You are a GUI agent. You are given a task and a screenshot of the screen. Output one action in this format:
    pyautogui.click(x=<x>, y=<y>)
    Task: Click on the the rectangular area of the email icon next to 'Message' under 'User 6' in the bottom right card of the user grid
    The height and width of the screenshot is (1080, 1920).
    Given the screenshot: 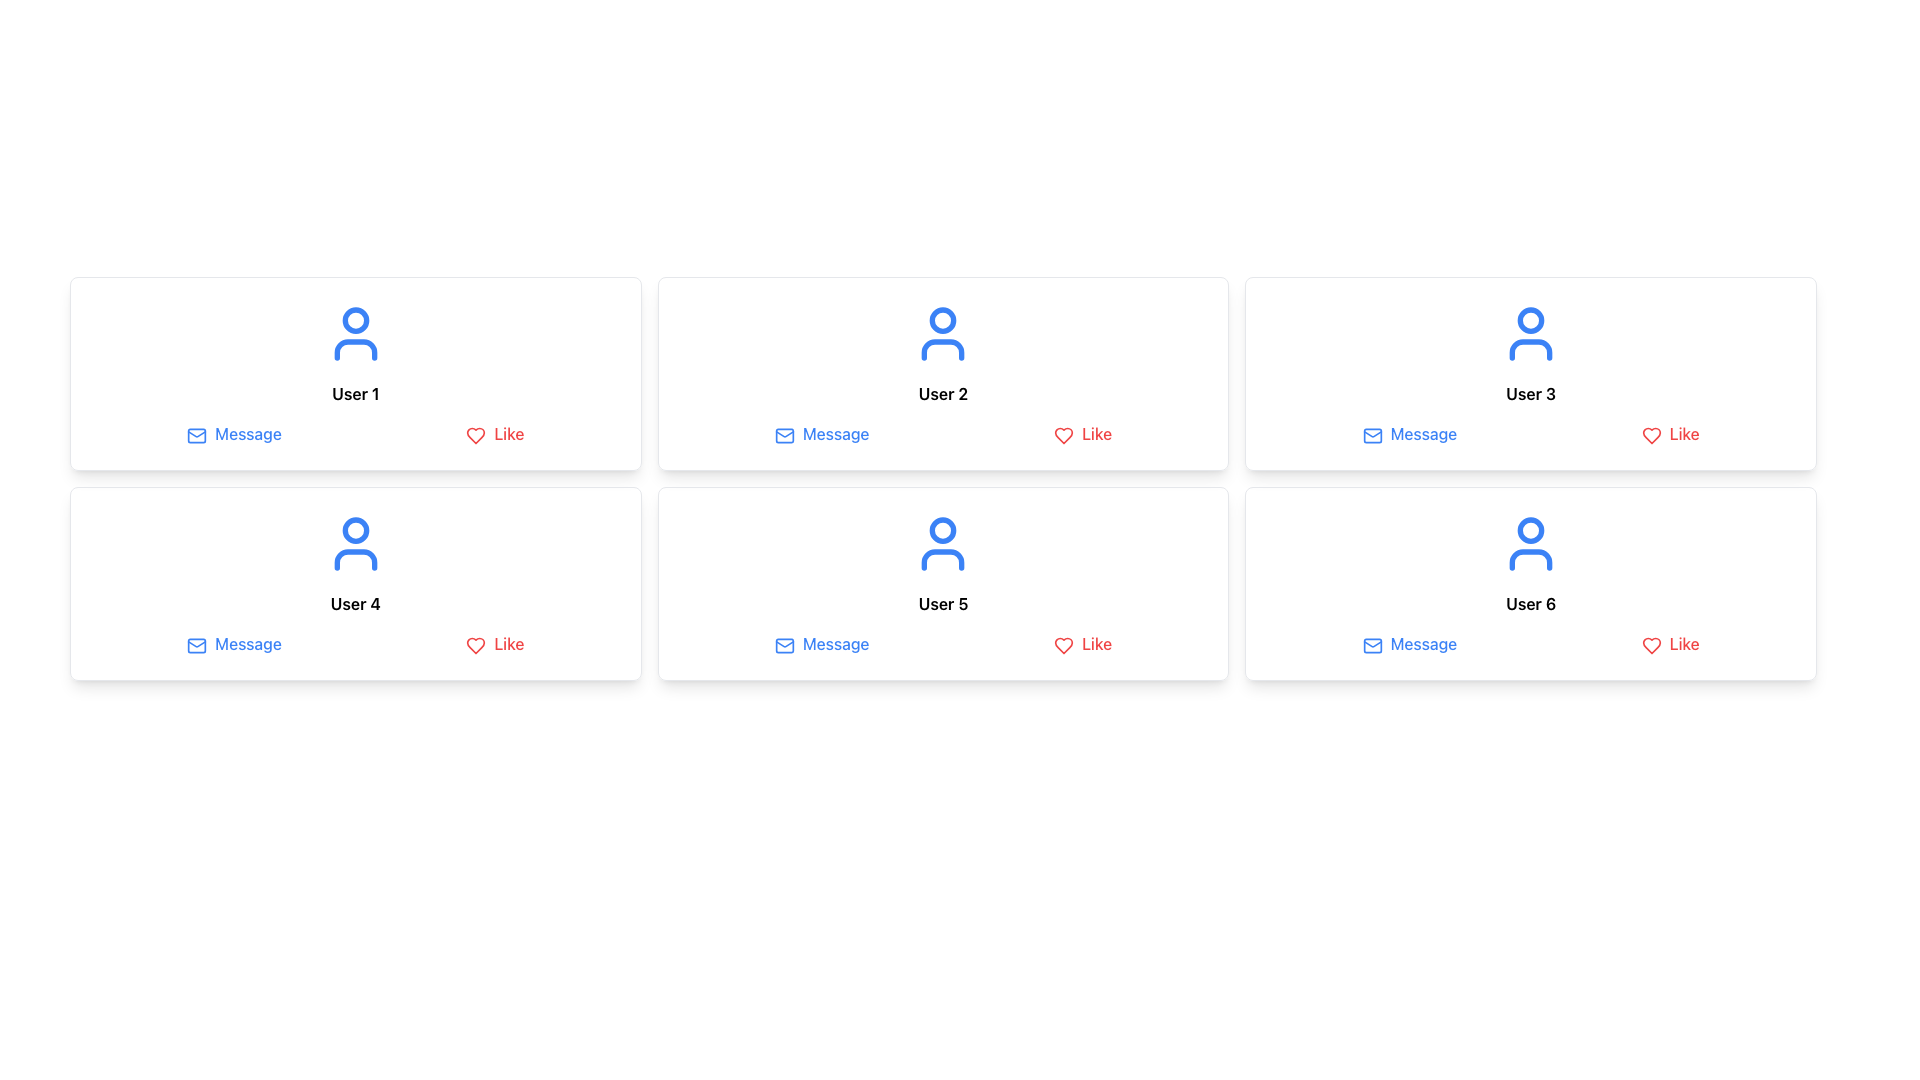 What is the action you would take?
    pyautogui.click(x=1371, y=645)
    